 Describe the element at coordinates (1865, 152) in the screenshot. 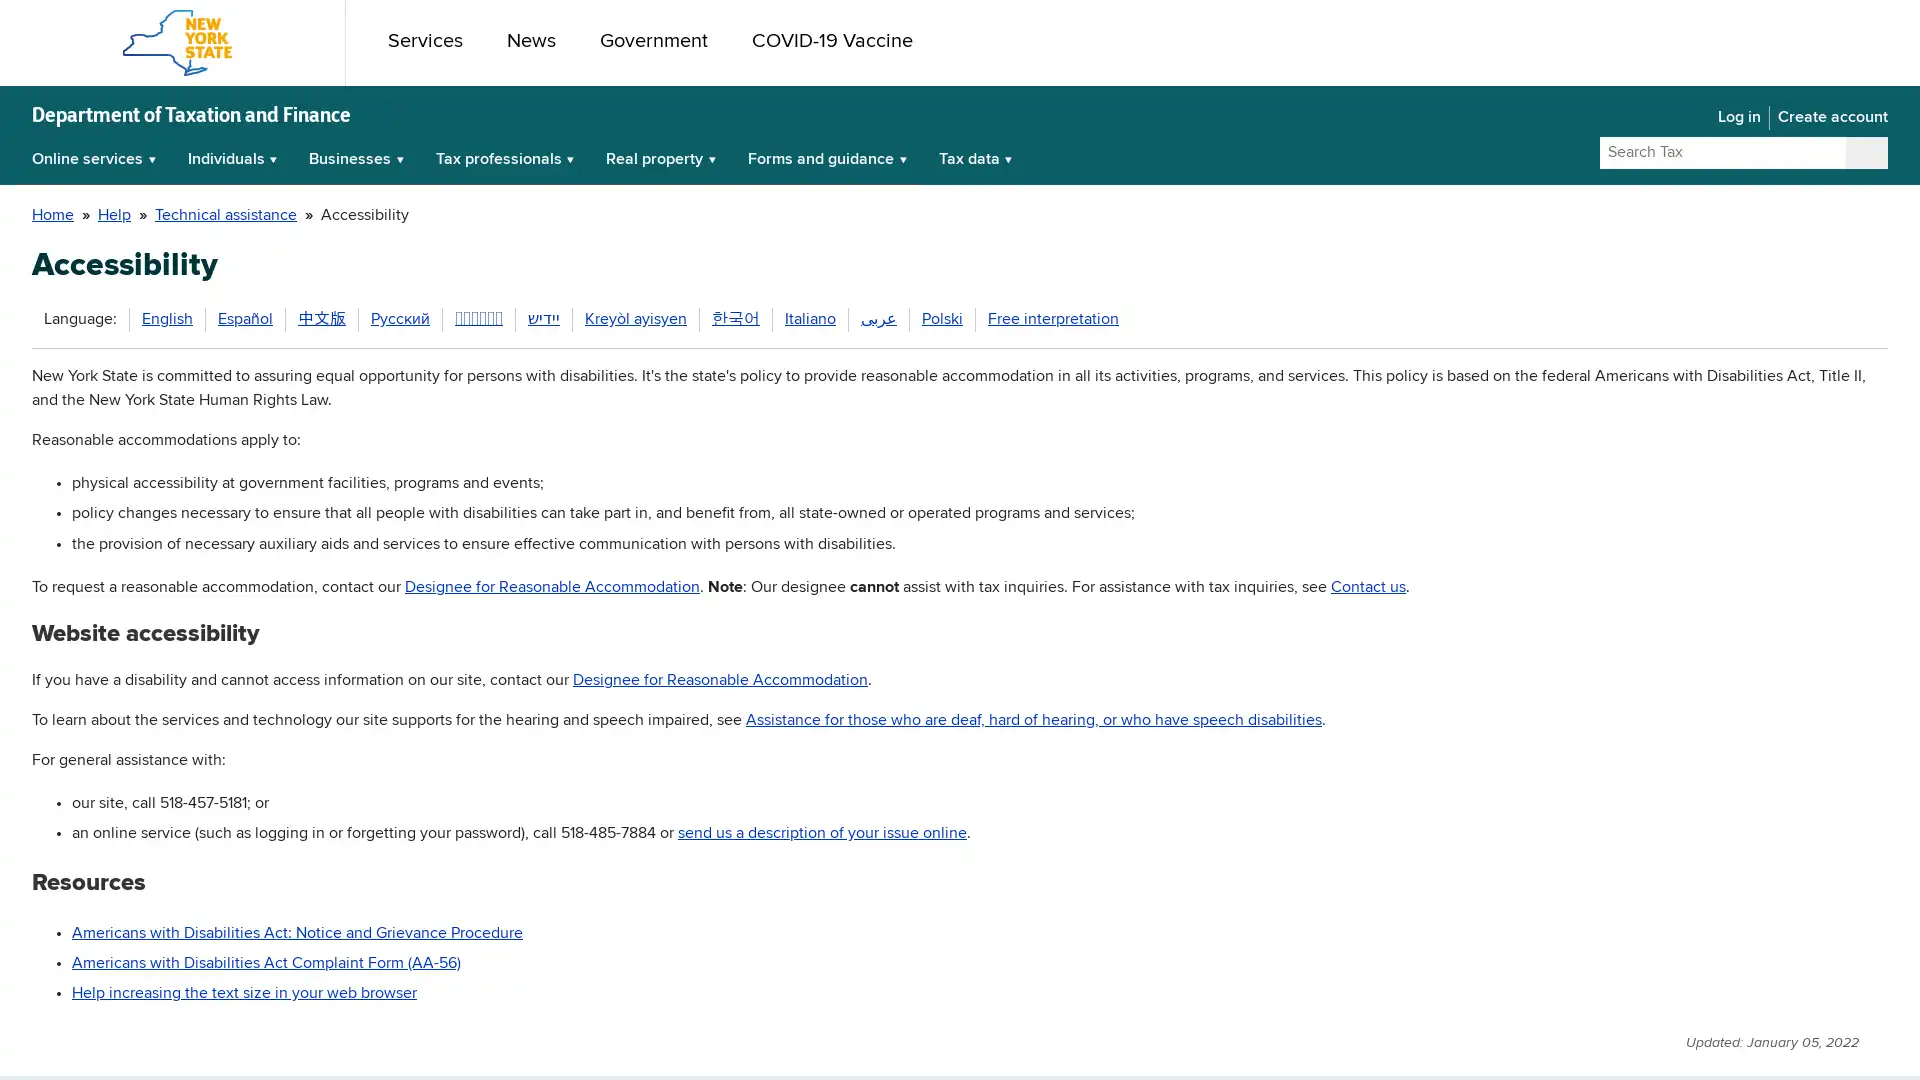

I see `Search Tax` at that location.